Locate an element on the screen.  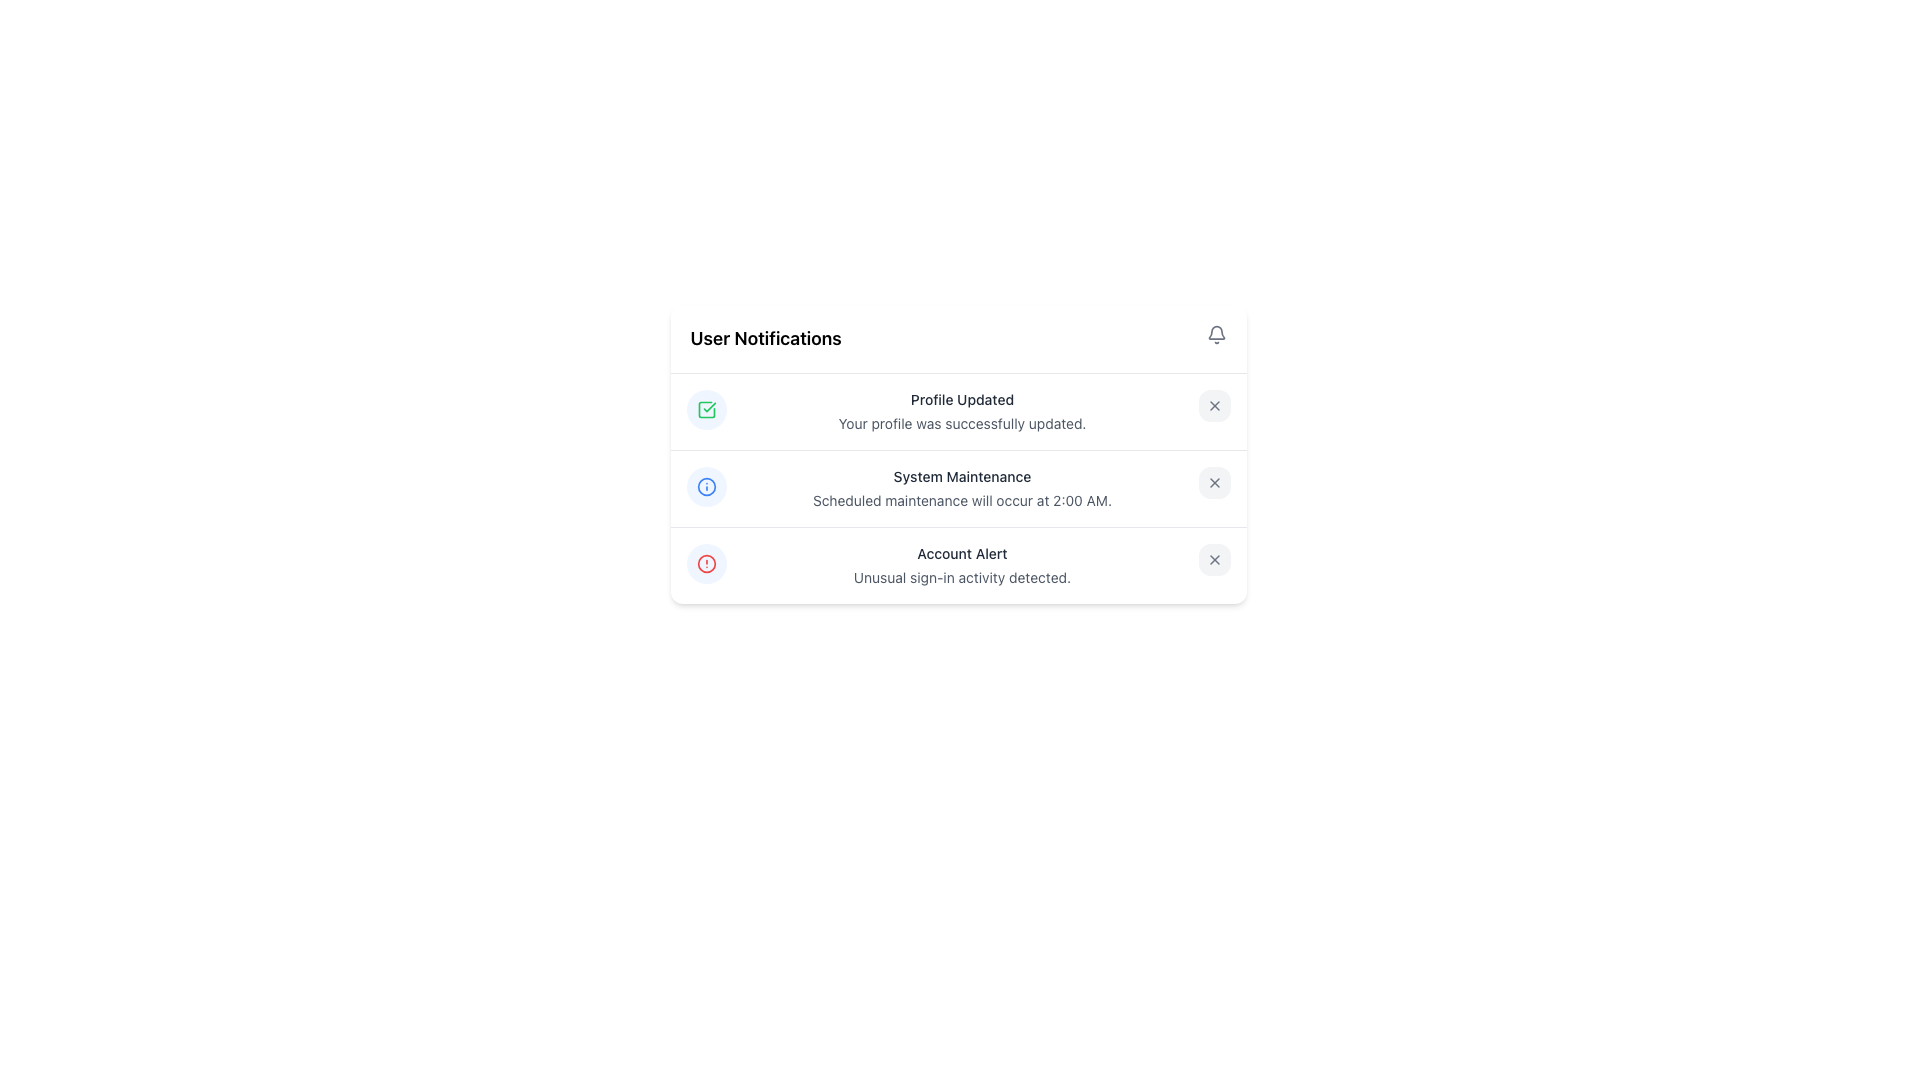
the close button for the 'Account Alert' notification is located at coordinates (1213, 559).